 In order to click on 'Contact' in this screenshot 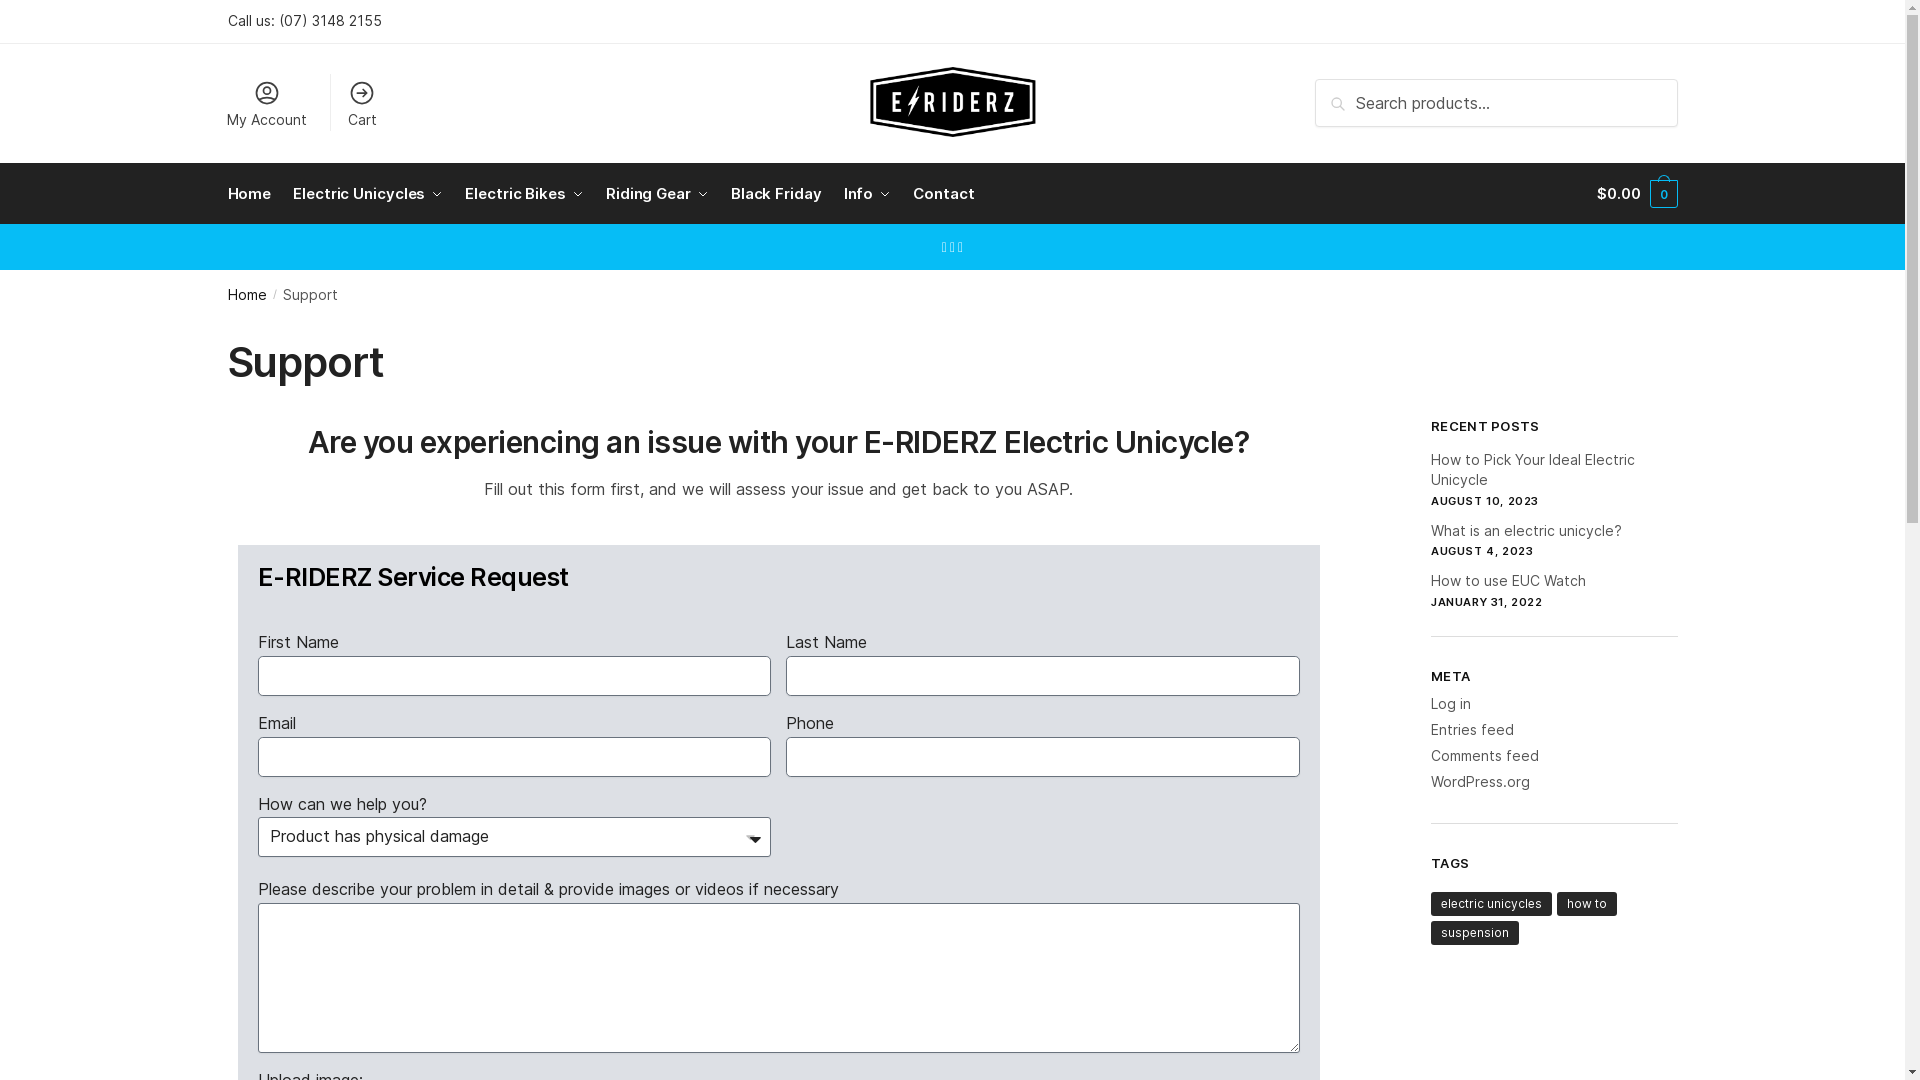, I will do `click(943, 193)`.